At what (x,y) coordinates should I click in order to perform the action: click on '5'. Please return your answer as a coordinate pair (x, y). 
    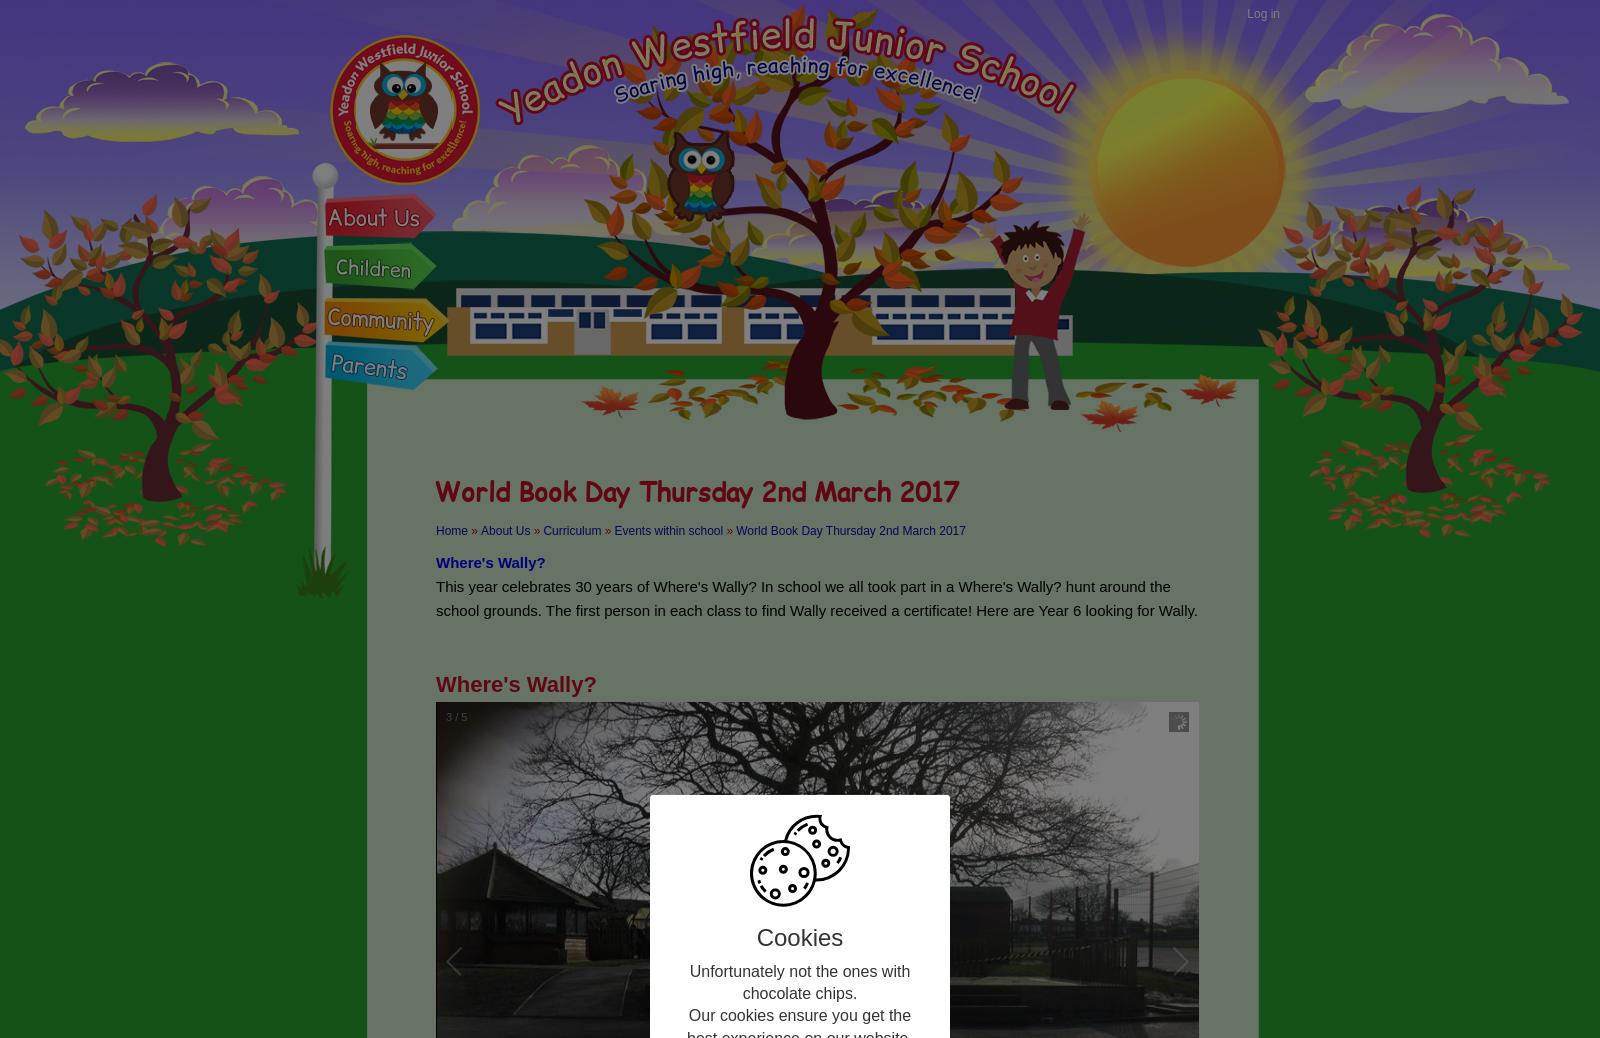
    Looking at the image, I should click on (462, 716).